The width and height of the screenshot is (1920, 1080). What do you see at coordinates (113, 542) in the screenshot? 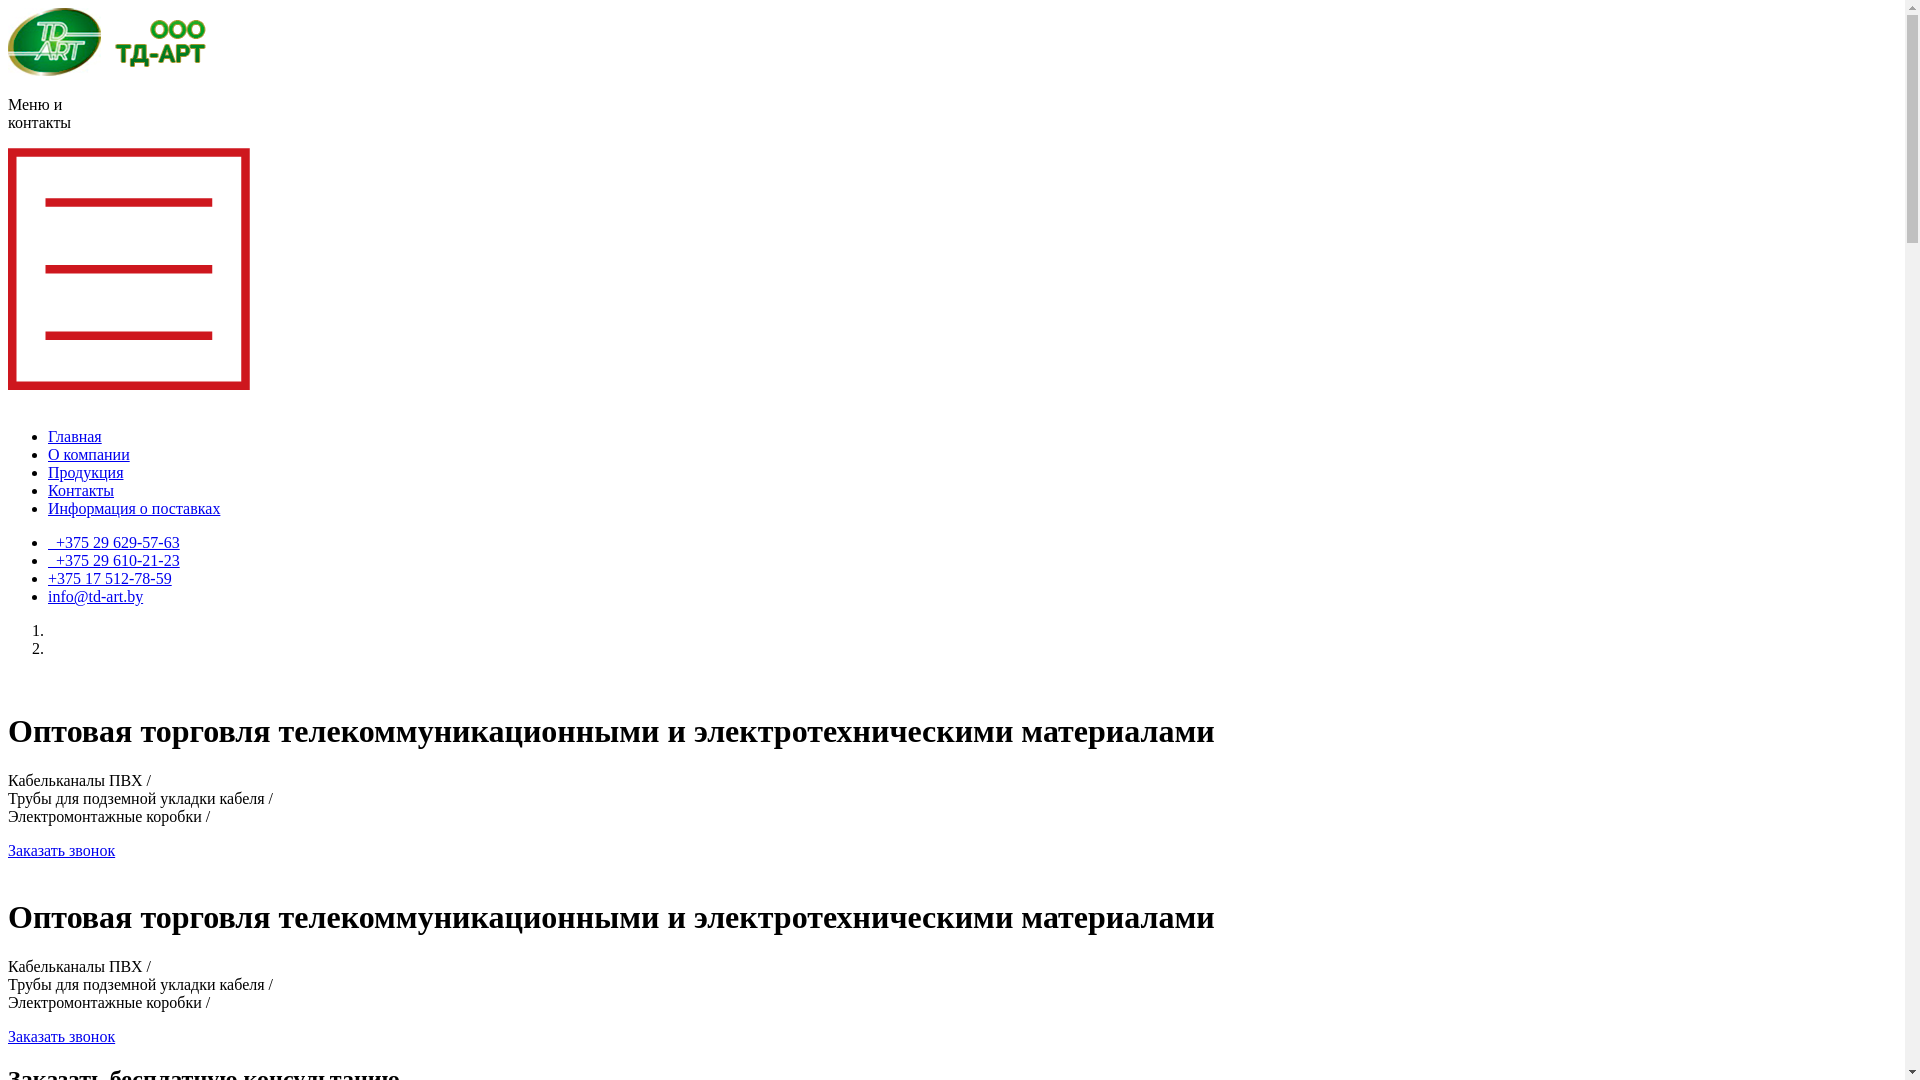
I see `'+375 29 629-57-63'` at bounding box center [113, 542].